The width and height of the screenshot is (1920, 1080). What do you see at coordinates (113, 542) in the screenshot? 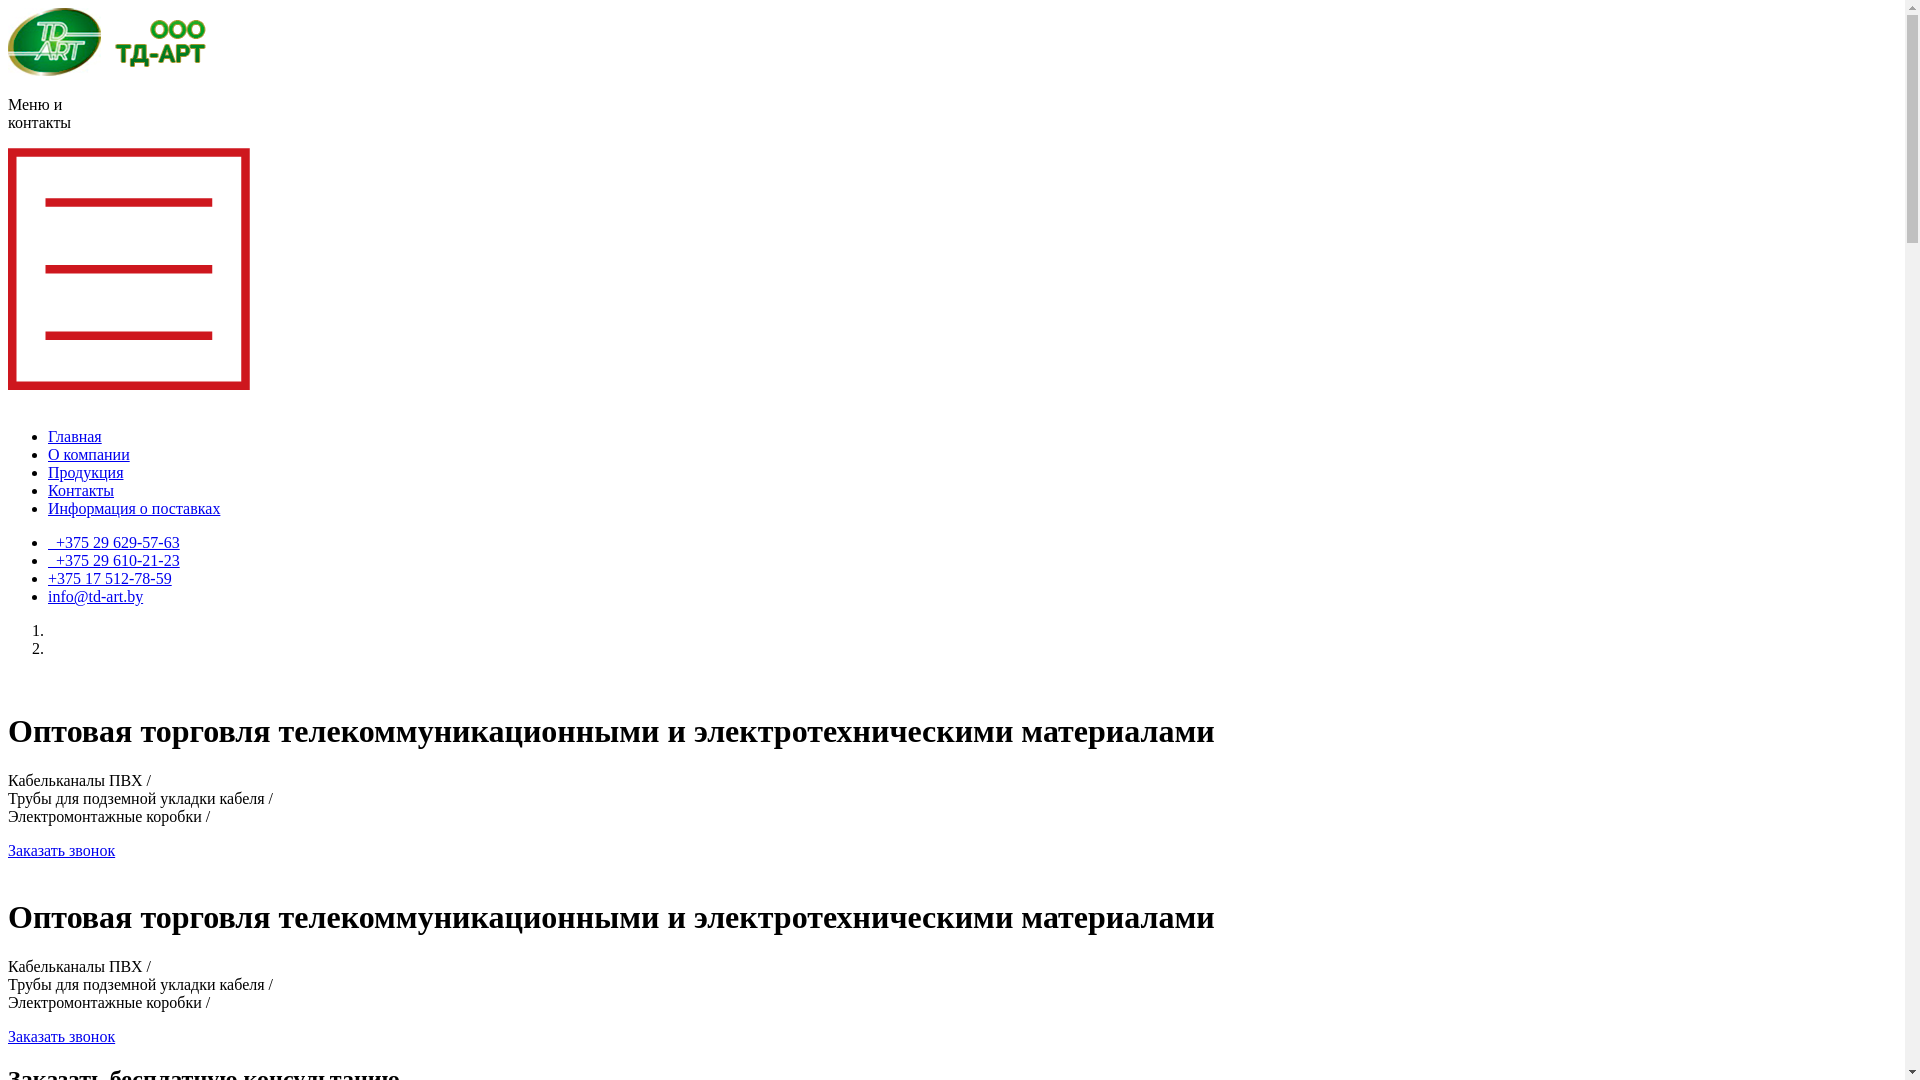
I see `'+375 29 629-57-63'` at bounding box center [113, 542].